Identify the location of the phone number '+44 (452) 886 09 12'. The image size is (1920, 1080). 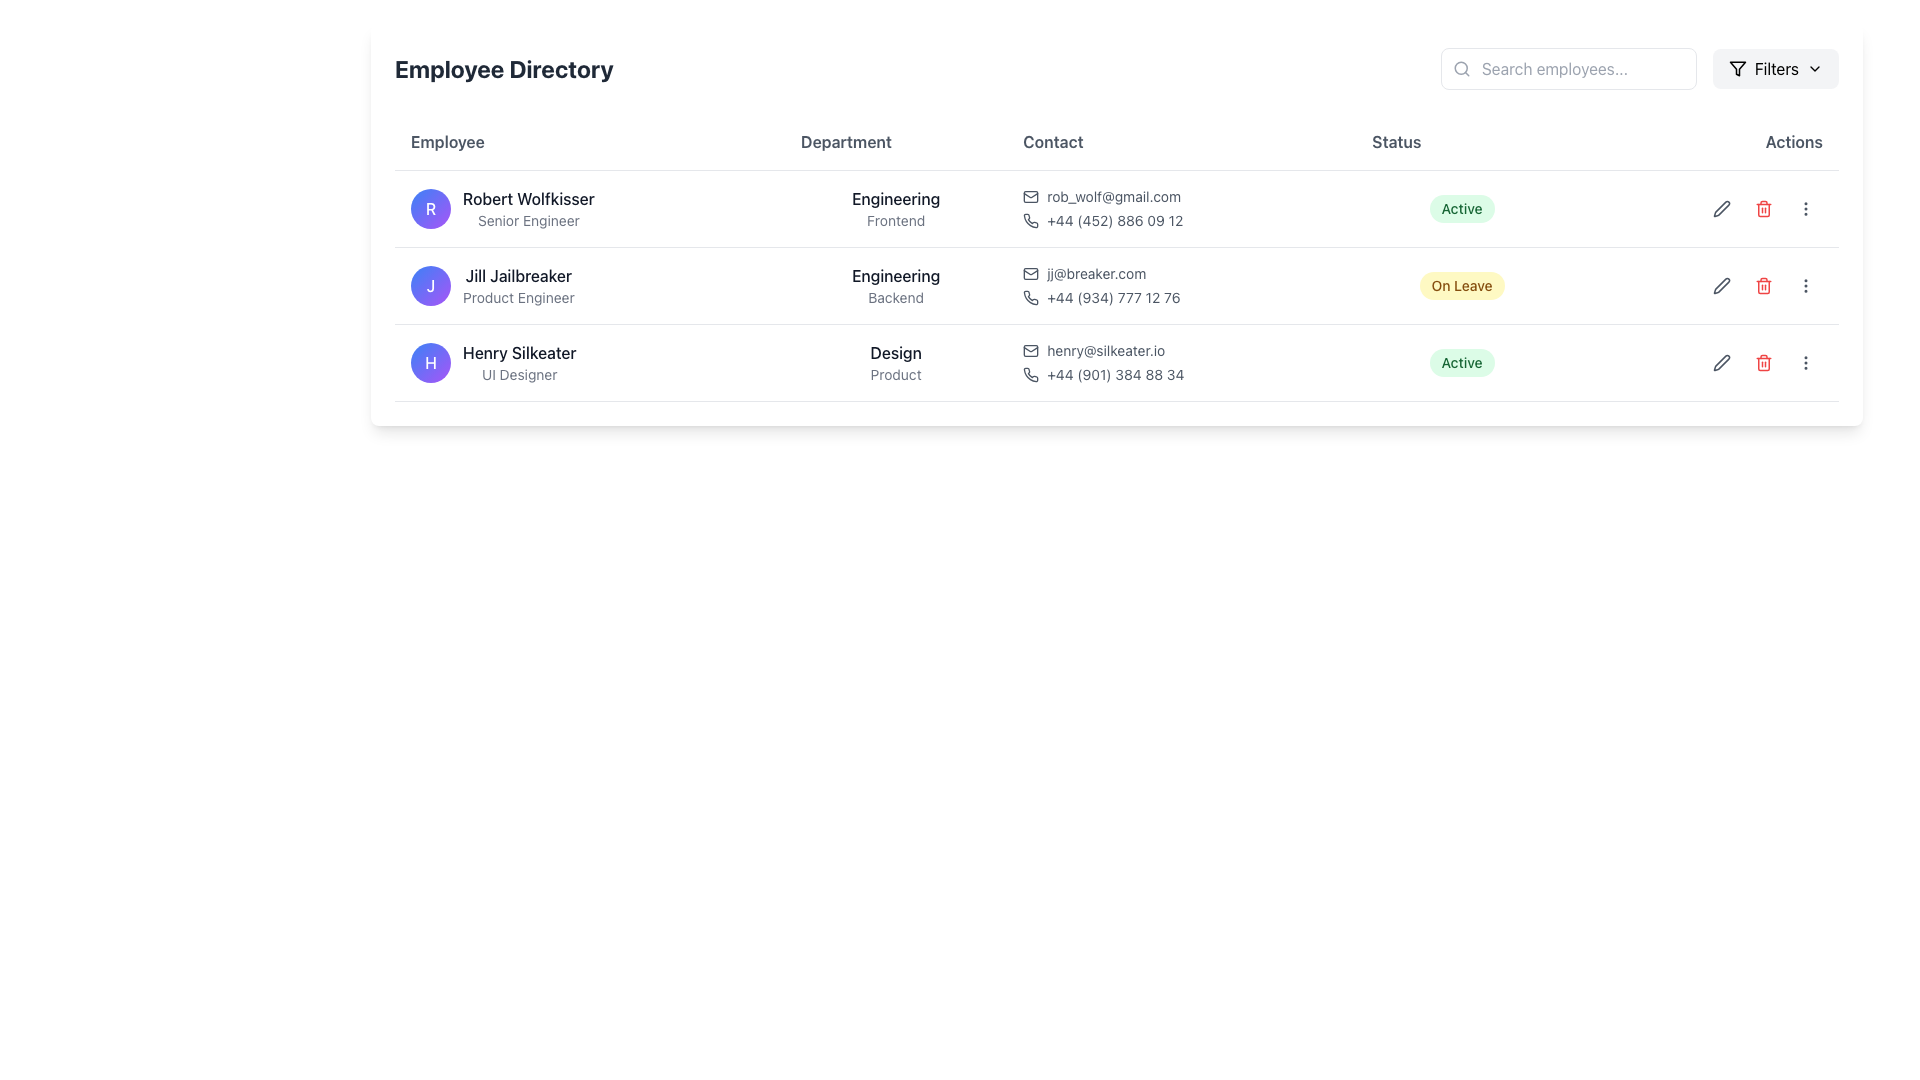
(1114, 220).